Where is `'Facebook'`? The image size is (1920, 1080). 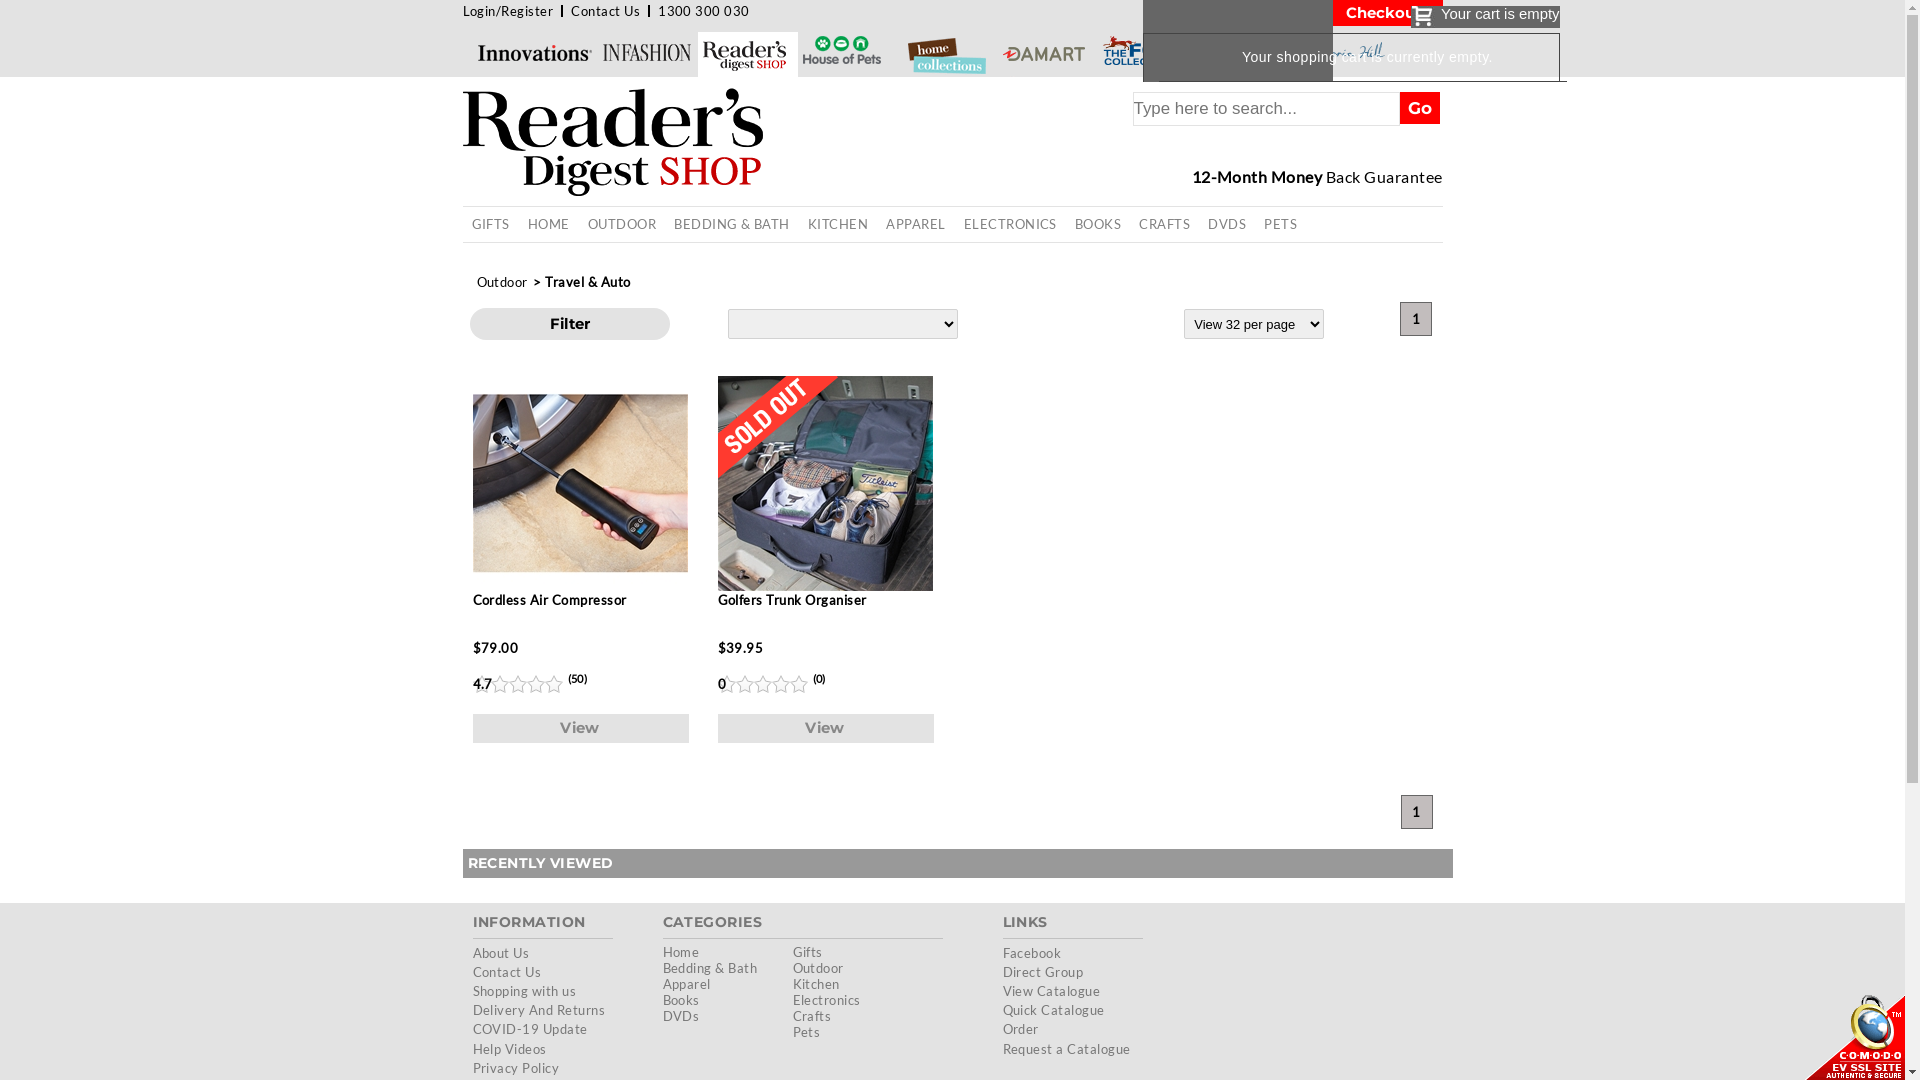
'Facebook' is located at coordinates (1002, 951).